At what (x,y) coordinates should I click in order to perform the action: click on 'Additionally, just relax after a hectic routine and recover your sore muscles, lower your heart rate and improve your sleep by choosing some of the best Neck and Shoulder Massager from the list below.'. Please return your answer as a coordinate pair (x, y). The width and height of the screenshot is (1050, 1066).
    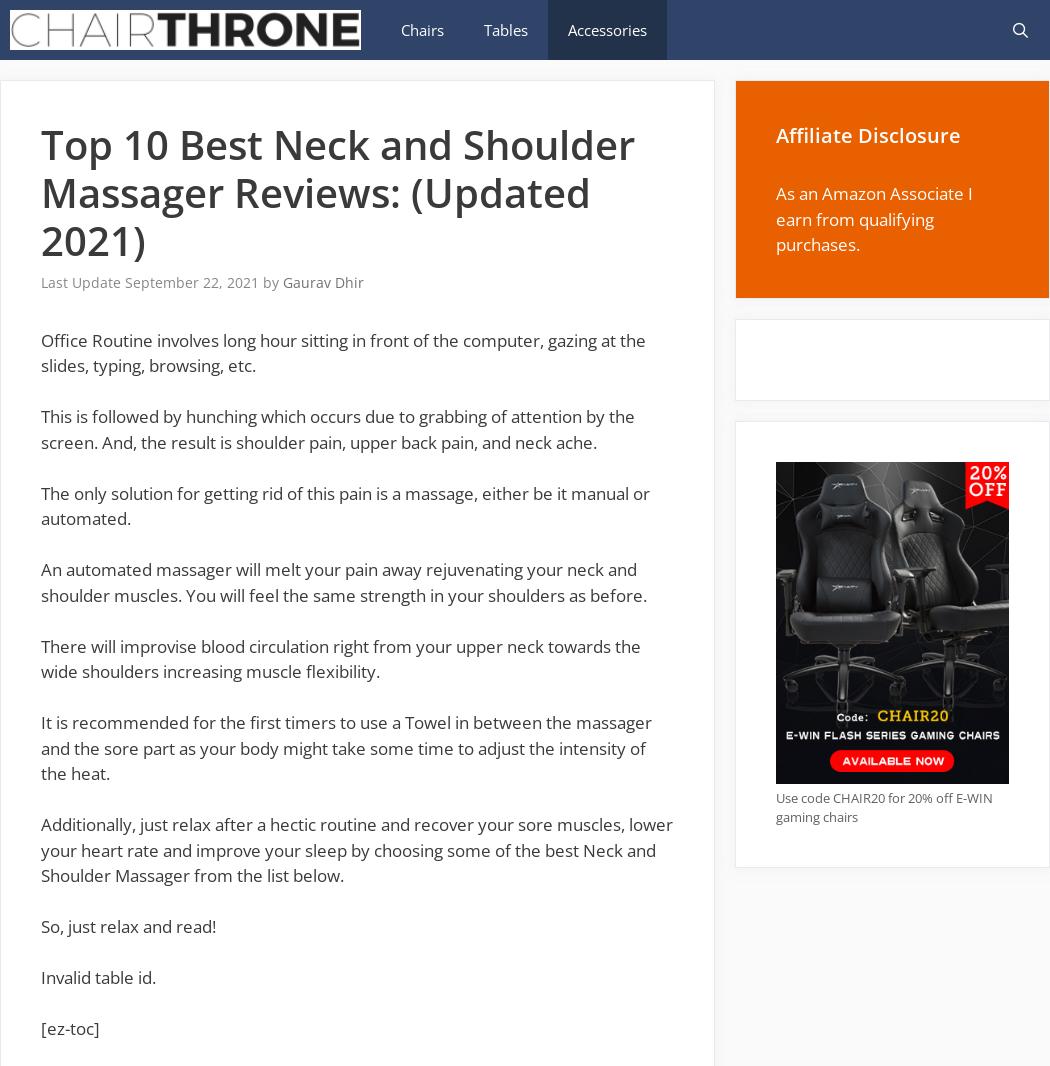
    Looking at the image, I should click on (356, 850).